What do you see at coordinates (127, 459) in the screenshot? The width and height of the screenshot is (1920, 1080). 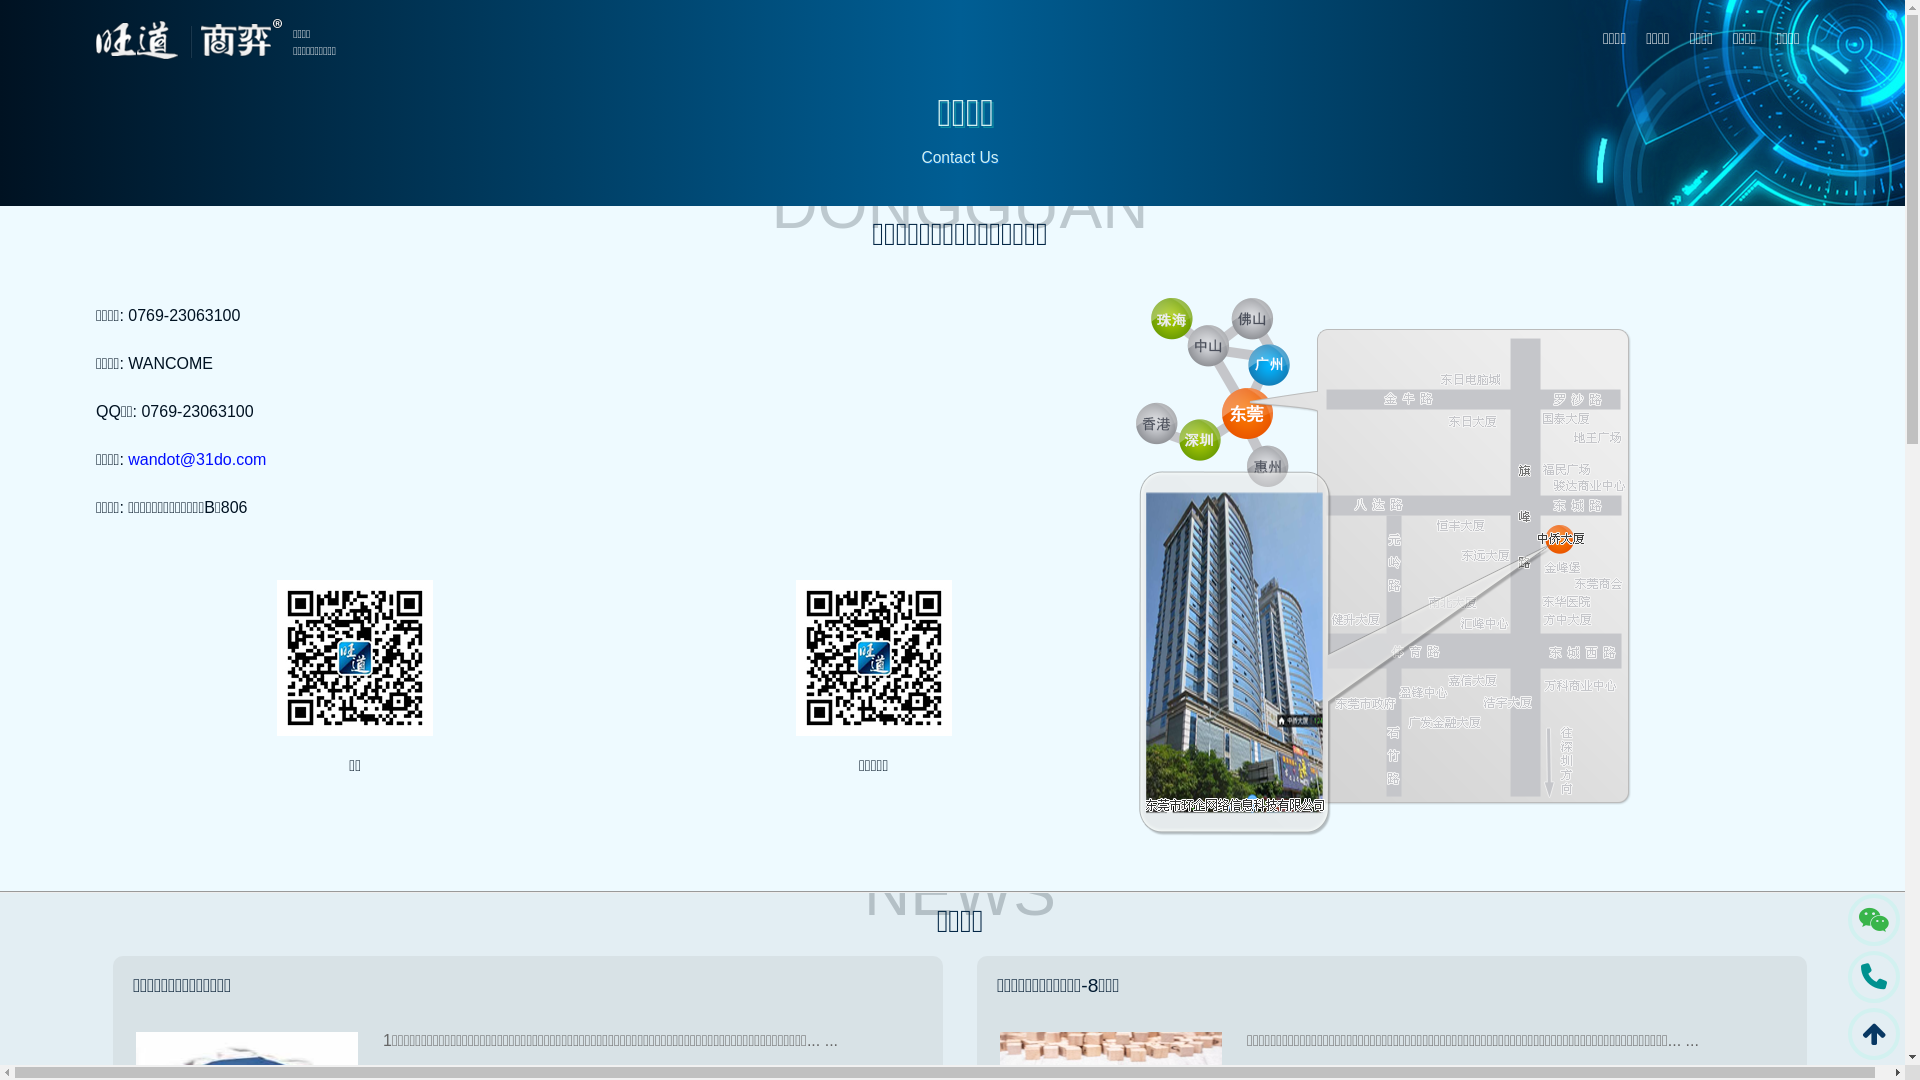 I see `'wandot@31do.com'` at bounding box center [127, 459].